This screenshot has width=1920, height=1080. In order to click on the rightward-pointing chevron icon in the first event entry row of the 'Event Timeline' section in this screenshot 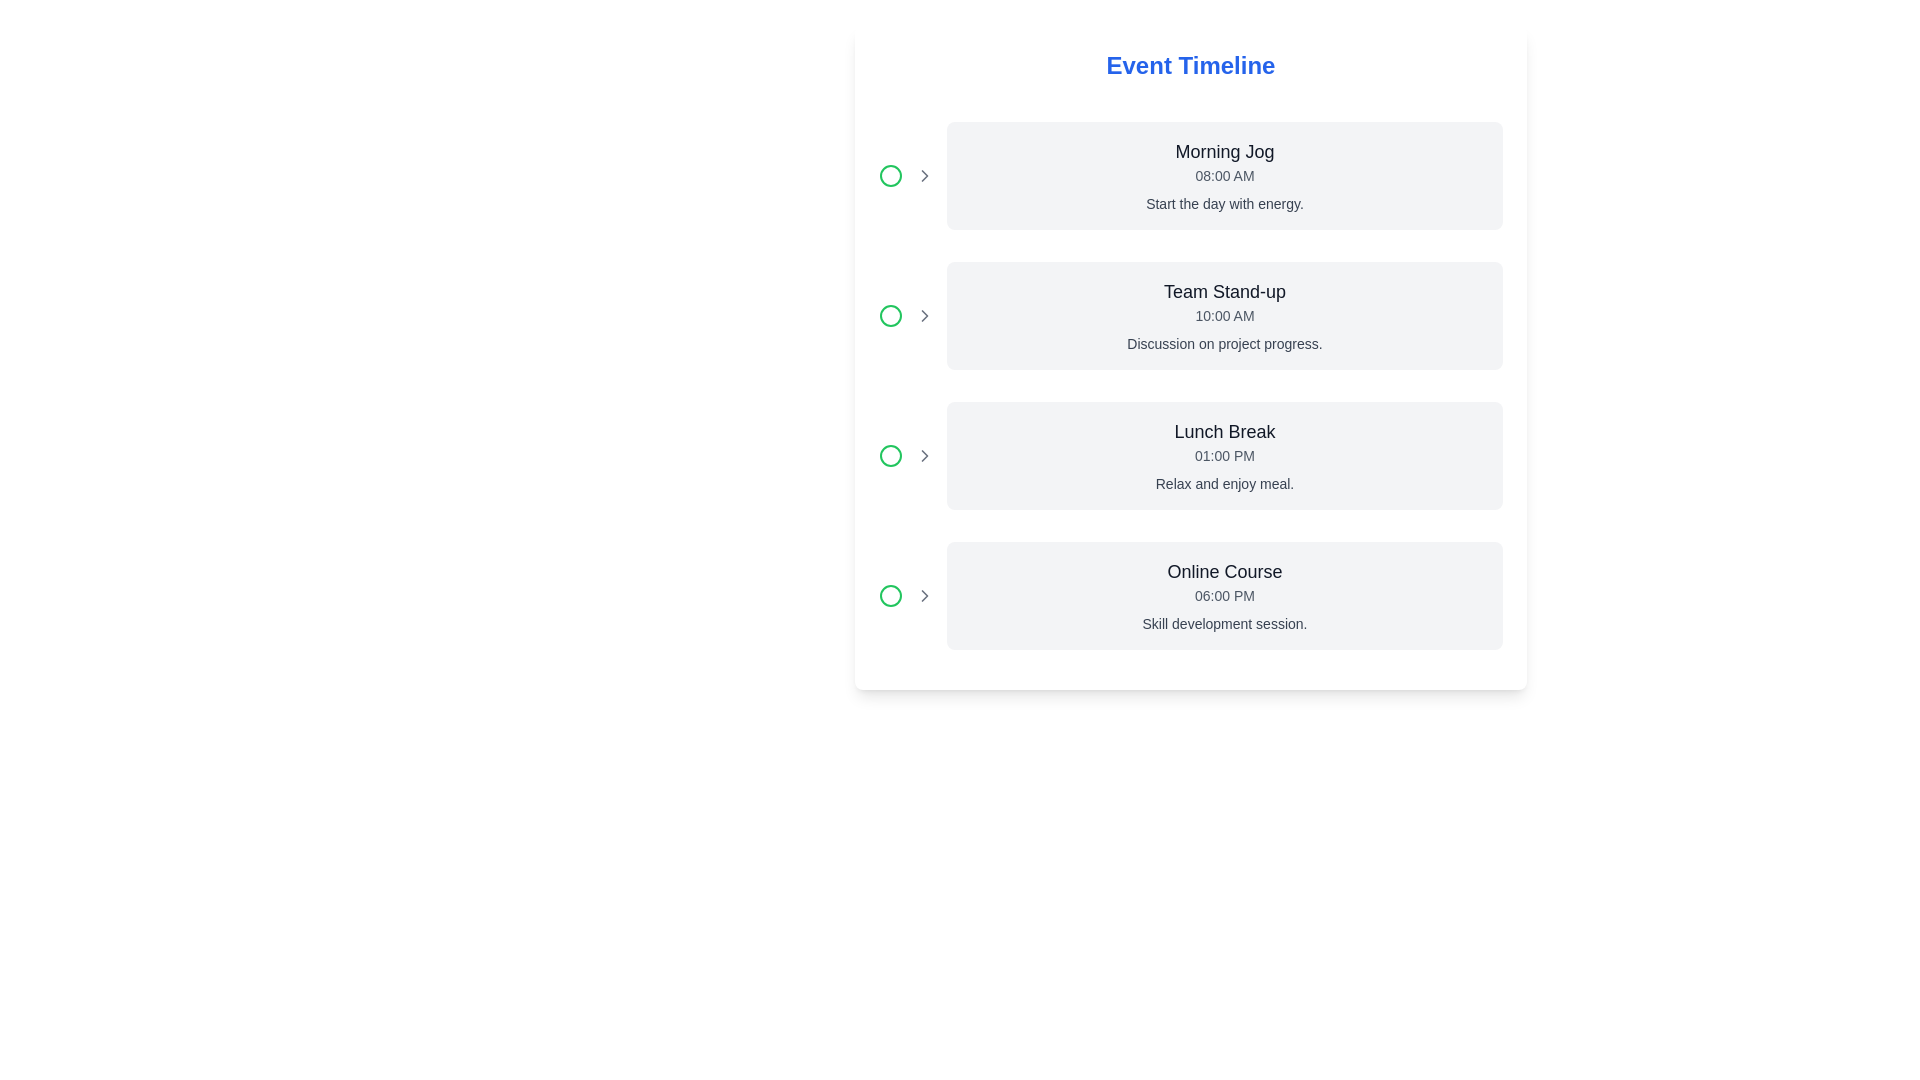, I will do `click(924, 175)`.